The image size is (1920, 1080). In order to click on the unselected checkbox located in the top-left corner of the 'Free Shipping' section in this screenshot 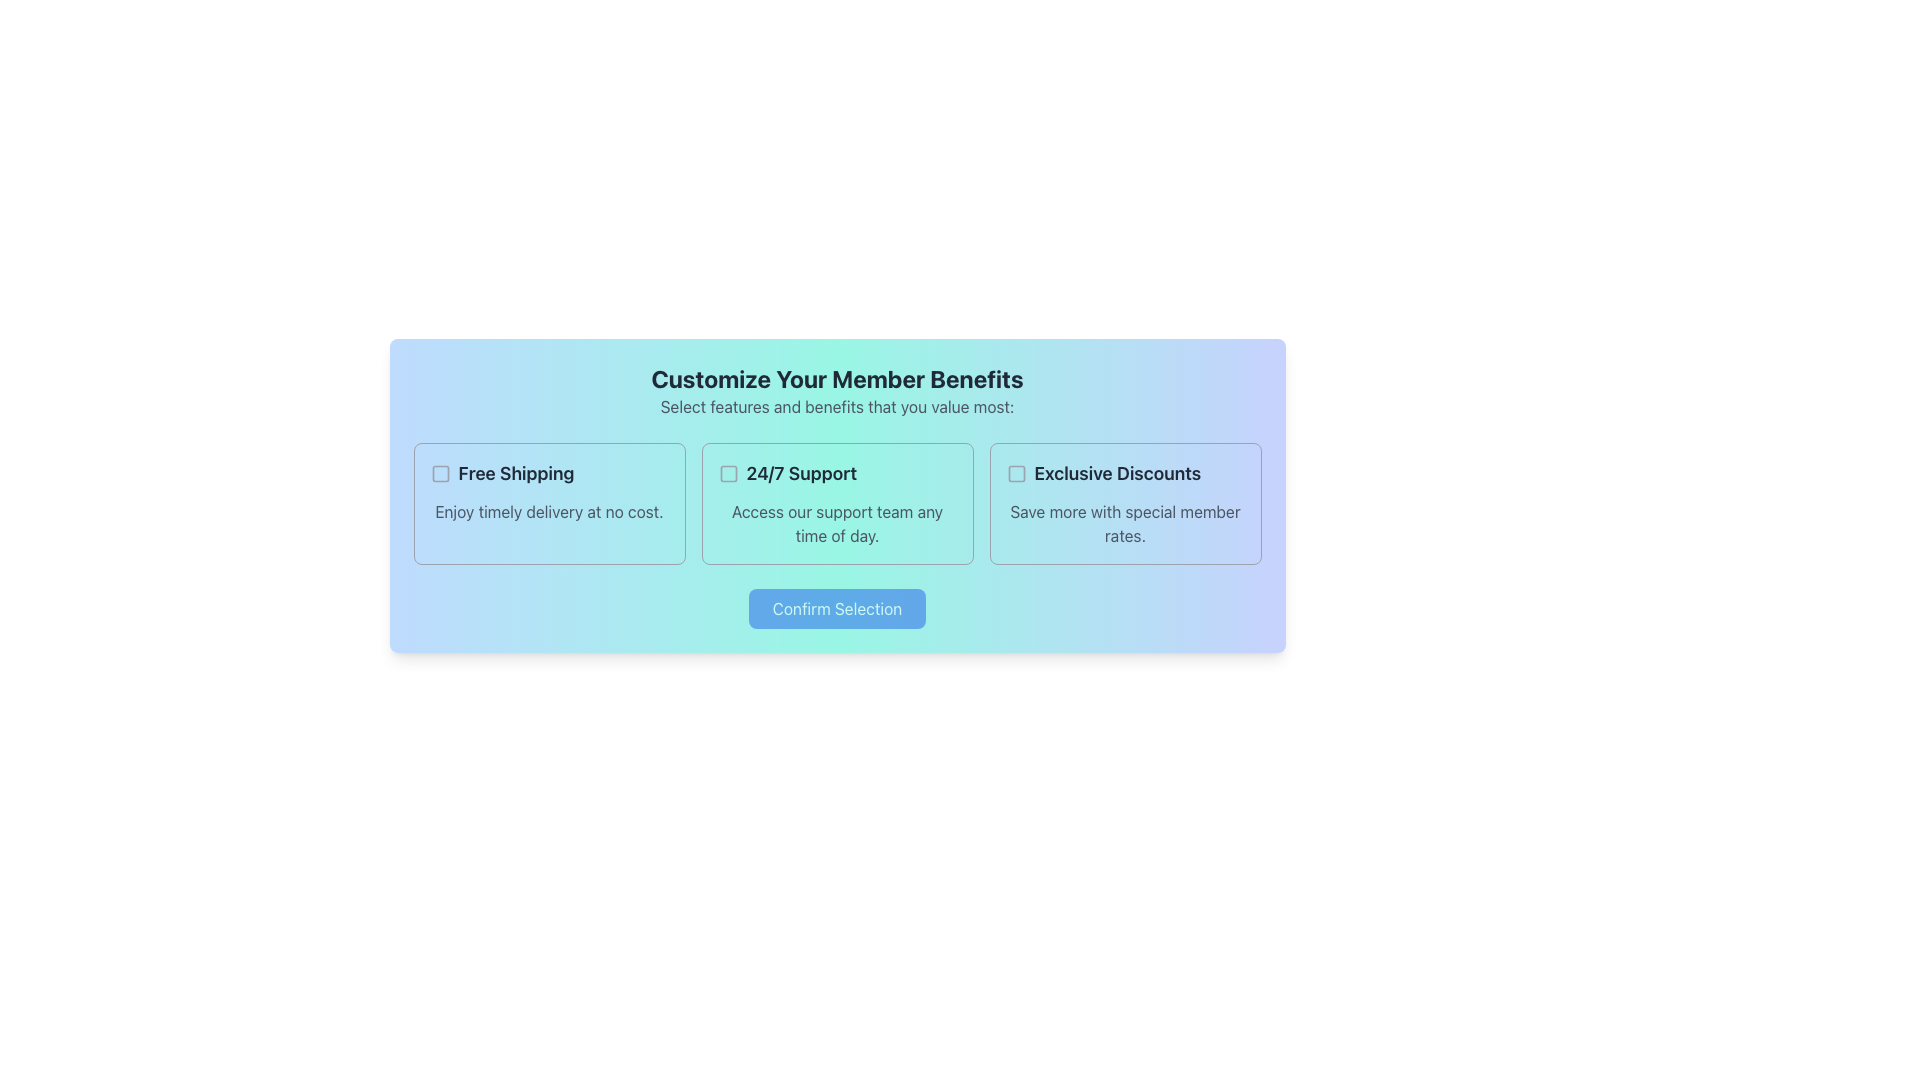, I will do `click(439, 474)`.